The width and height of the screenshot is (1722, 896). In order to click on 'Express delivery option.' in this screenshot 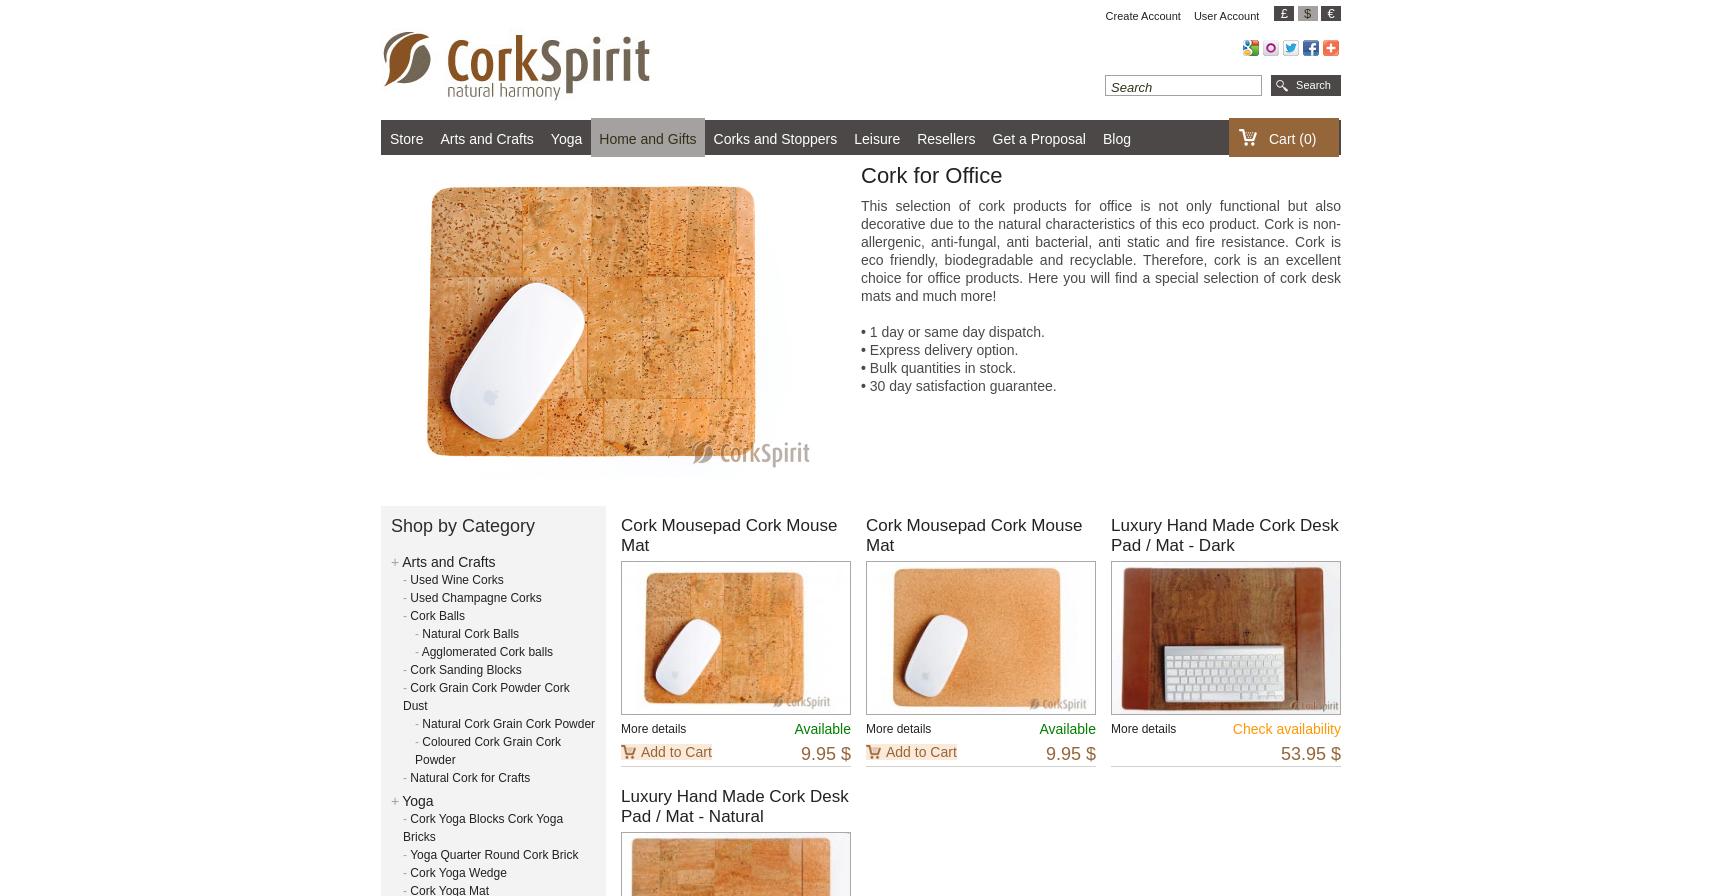, I will do `click(940, 349)`.